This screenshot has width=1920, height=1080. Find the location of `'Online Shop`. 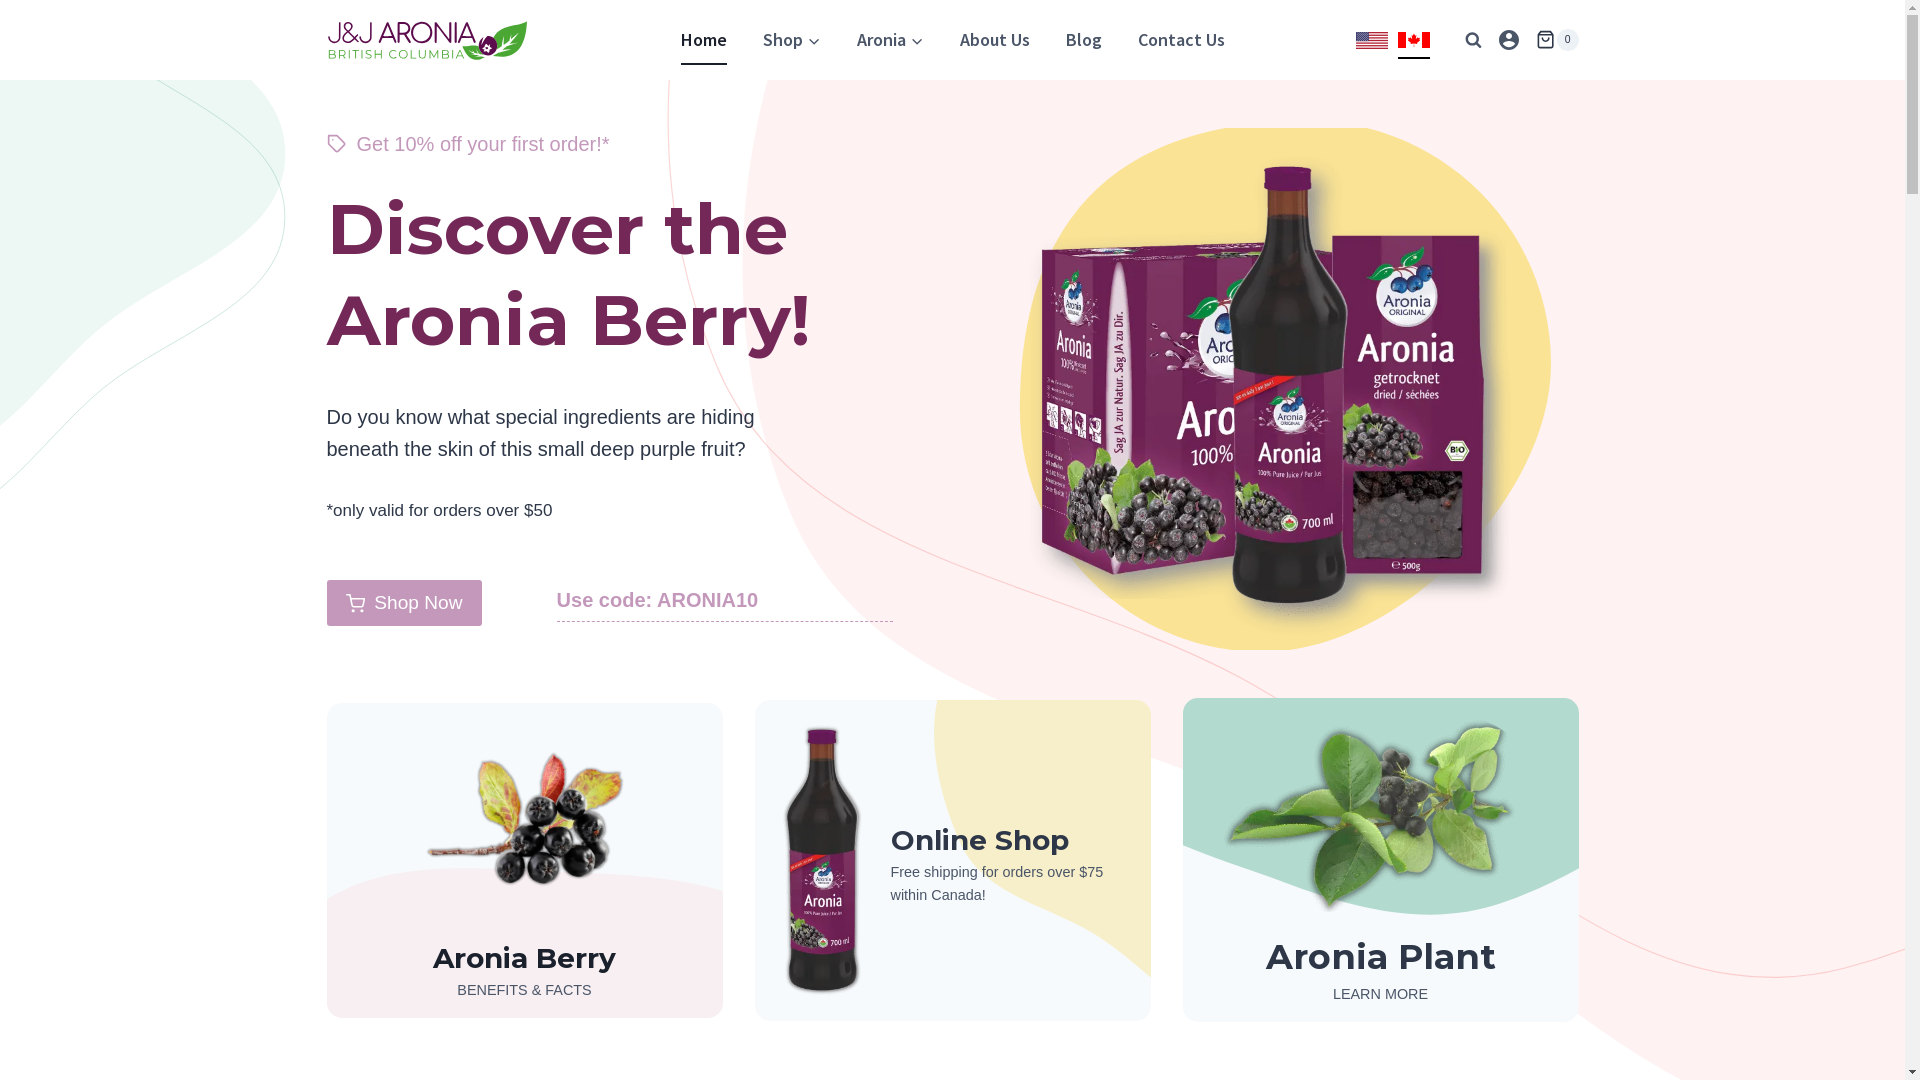

'Online Shop is located at coordinates (950, 859).